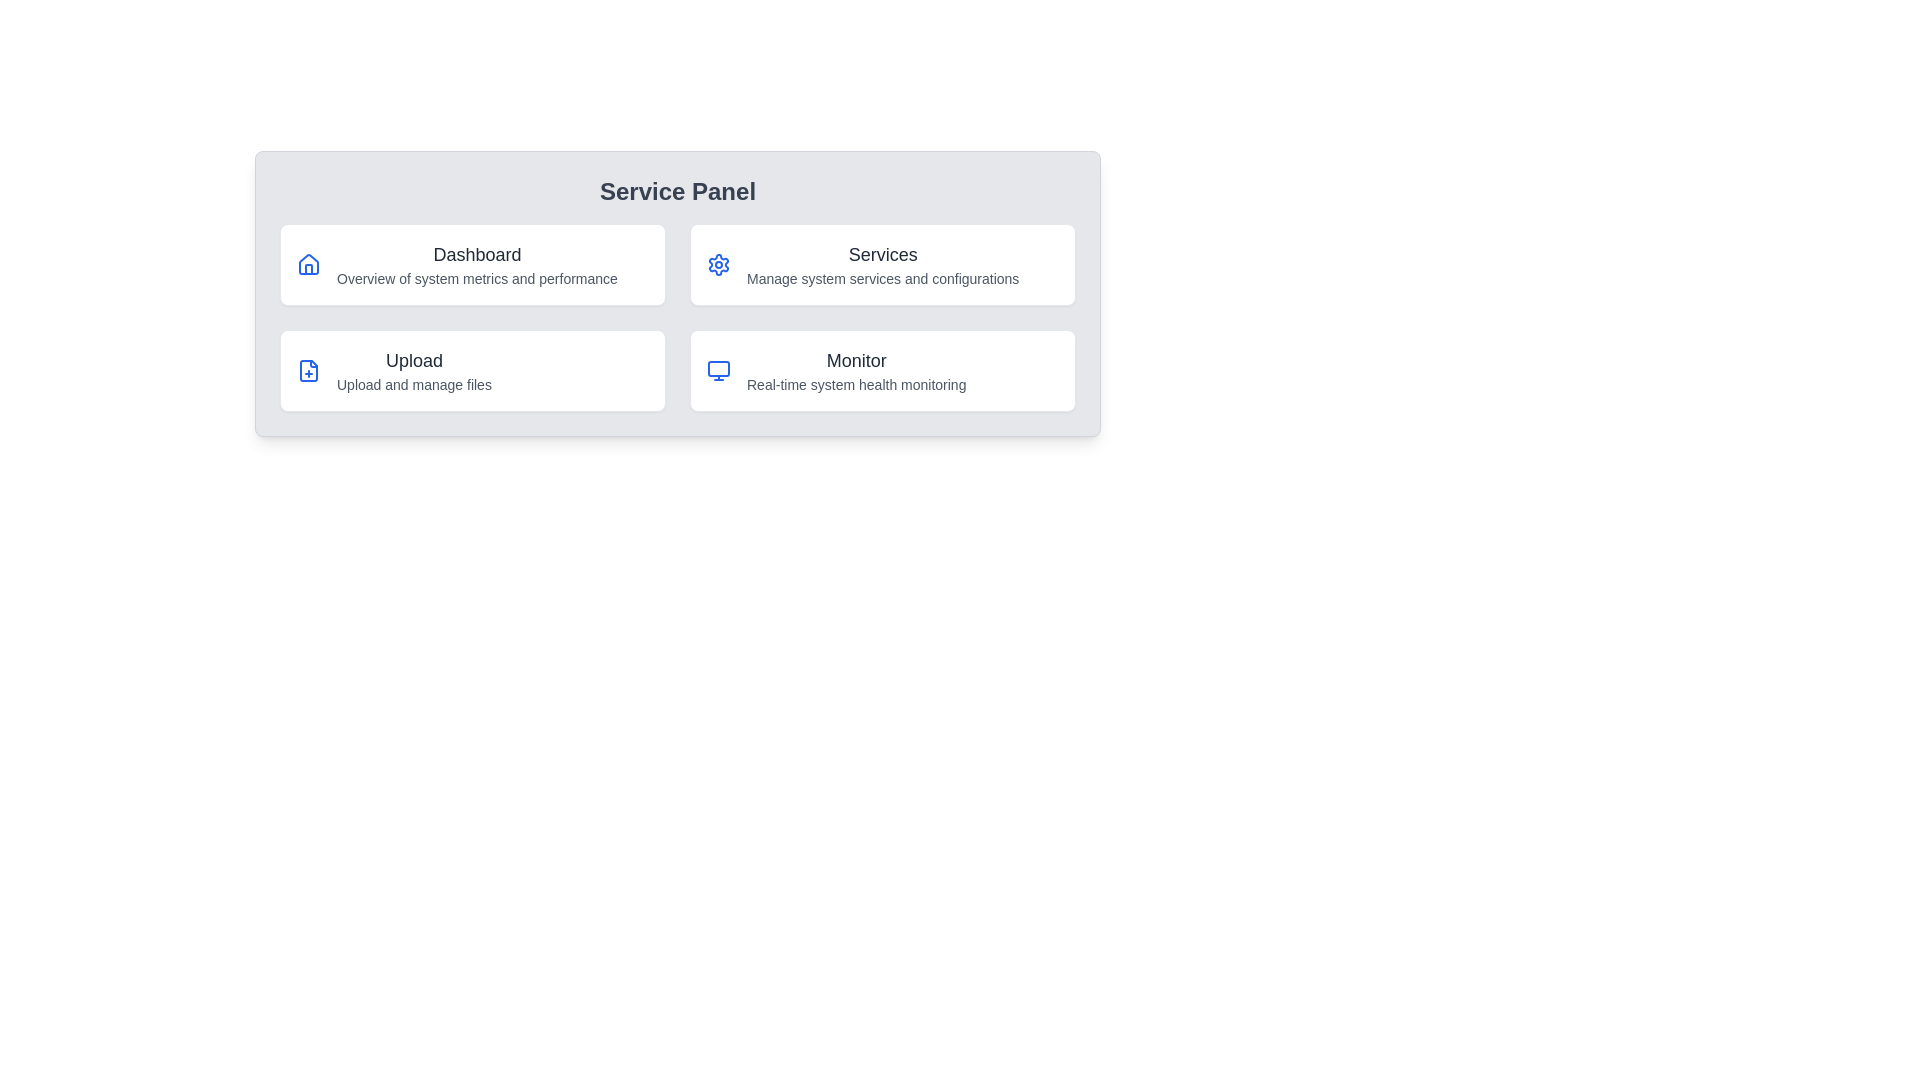 This screenshot has height=1080, width=1920. I want to click on the selectable text label located in the bottom-right corner of the four-grid layout, beneath the 'Services' card and to the right of the 'Upload' card, so click(856, 370).